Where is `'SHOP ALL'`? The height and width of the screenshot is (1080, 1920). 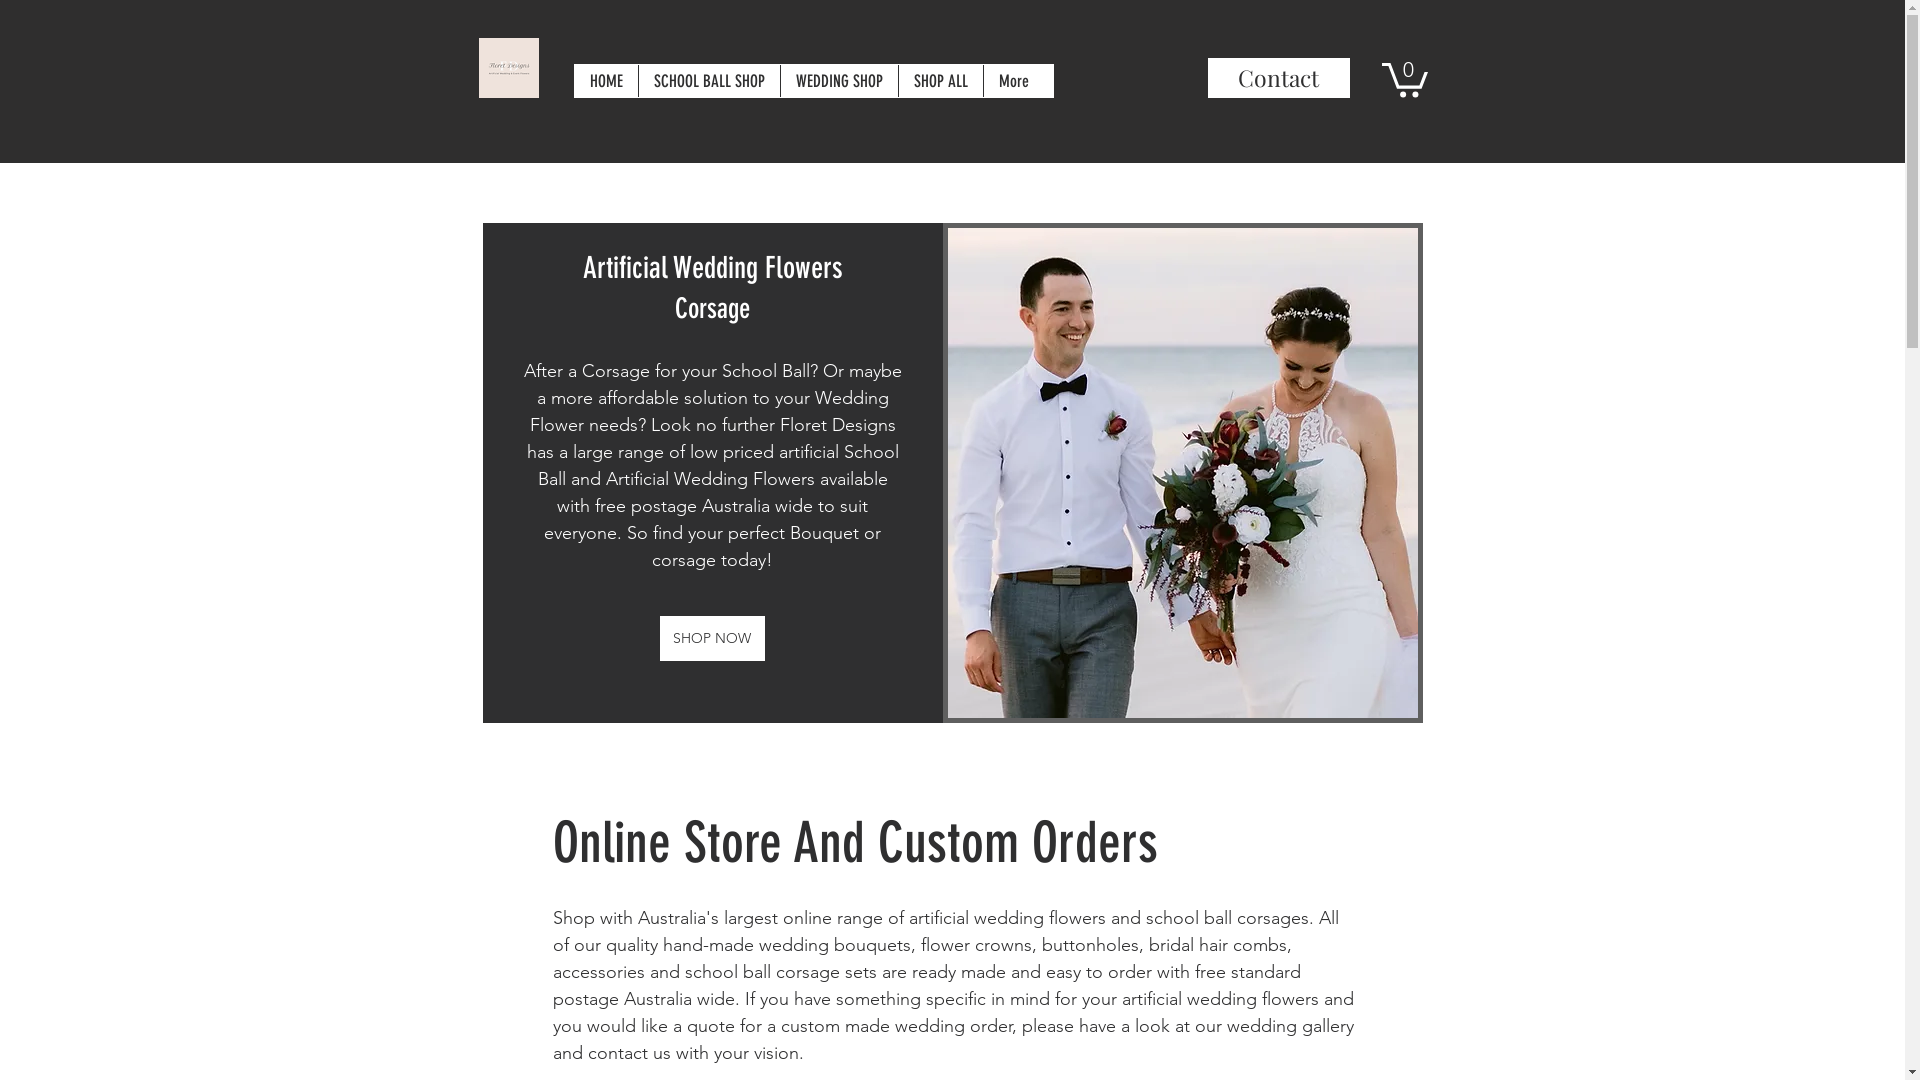
'SHOP ALL' is located at coordinates (939, 80).